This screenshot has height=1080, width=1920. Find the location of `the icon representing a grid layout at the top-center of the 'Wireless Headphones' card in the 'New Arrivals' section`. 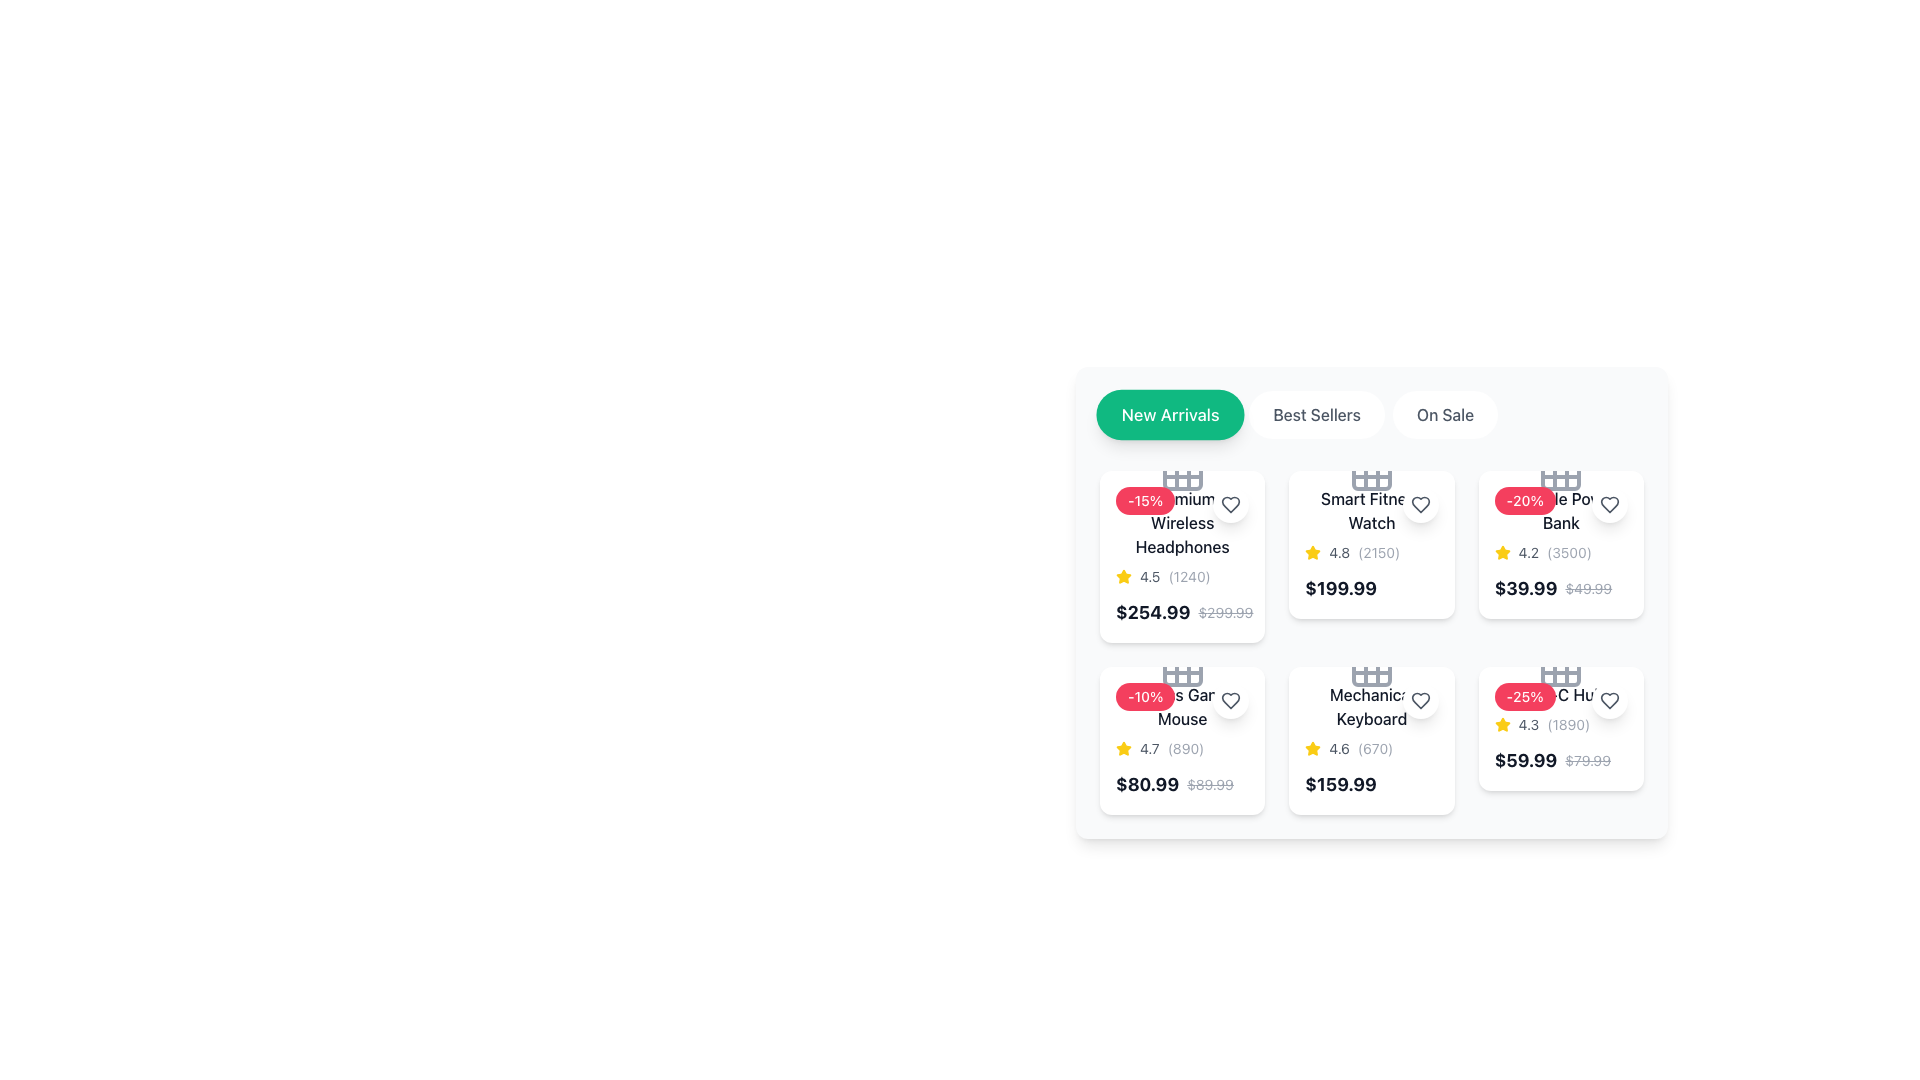

the icon representing a grid layout at the top-center of the 'Wireless Headphones' card in the 'New Arrivals' section is located at coordinates (1182, 470).